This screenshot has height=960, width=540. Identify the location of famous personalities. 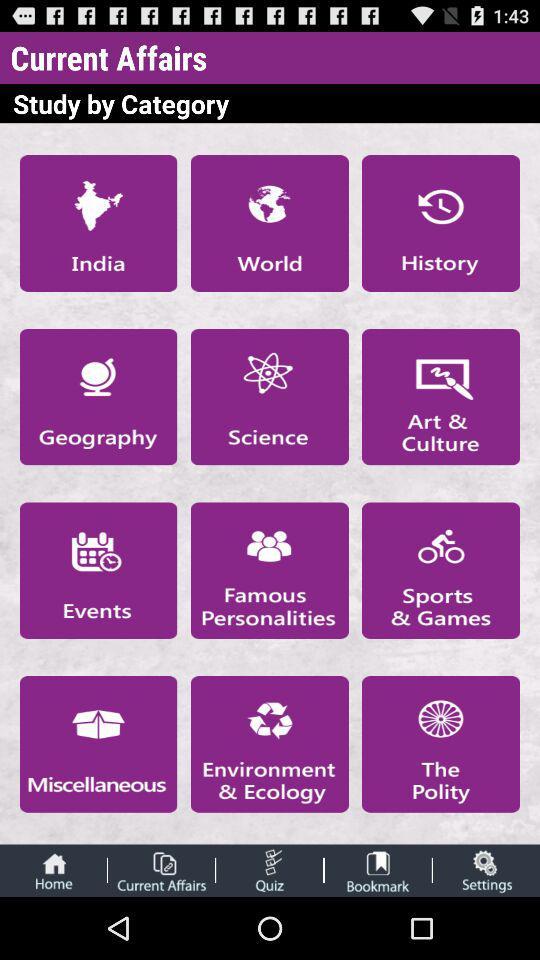
(269, 570).